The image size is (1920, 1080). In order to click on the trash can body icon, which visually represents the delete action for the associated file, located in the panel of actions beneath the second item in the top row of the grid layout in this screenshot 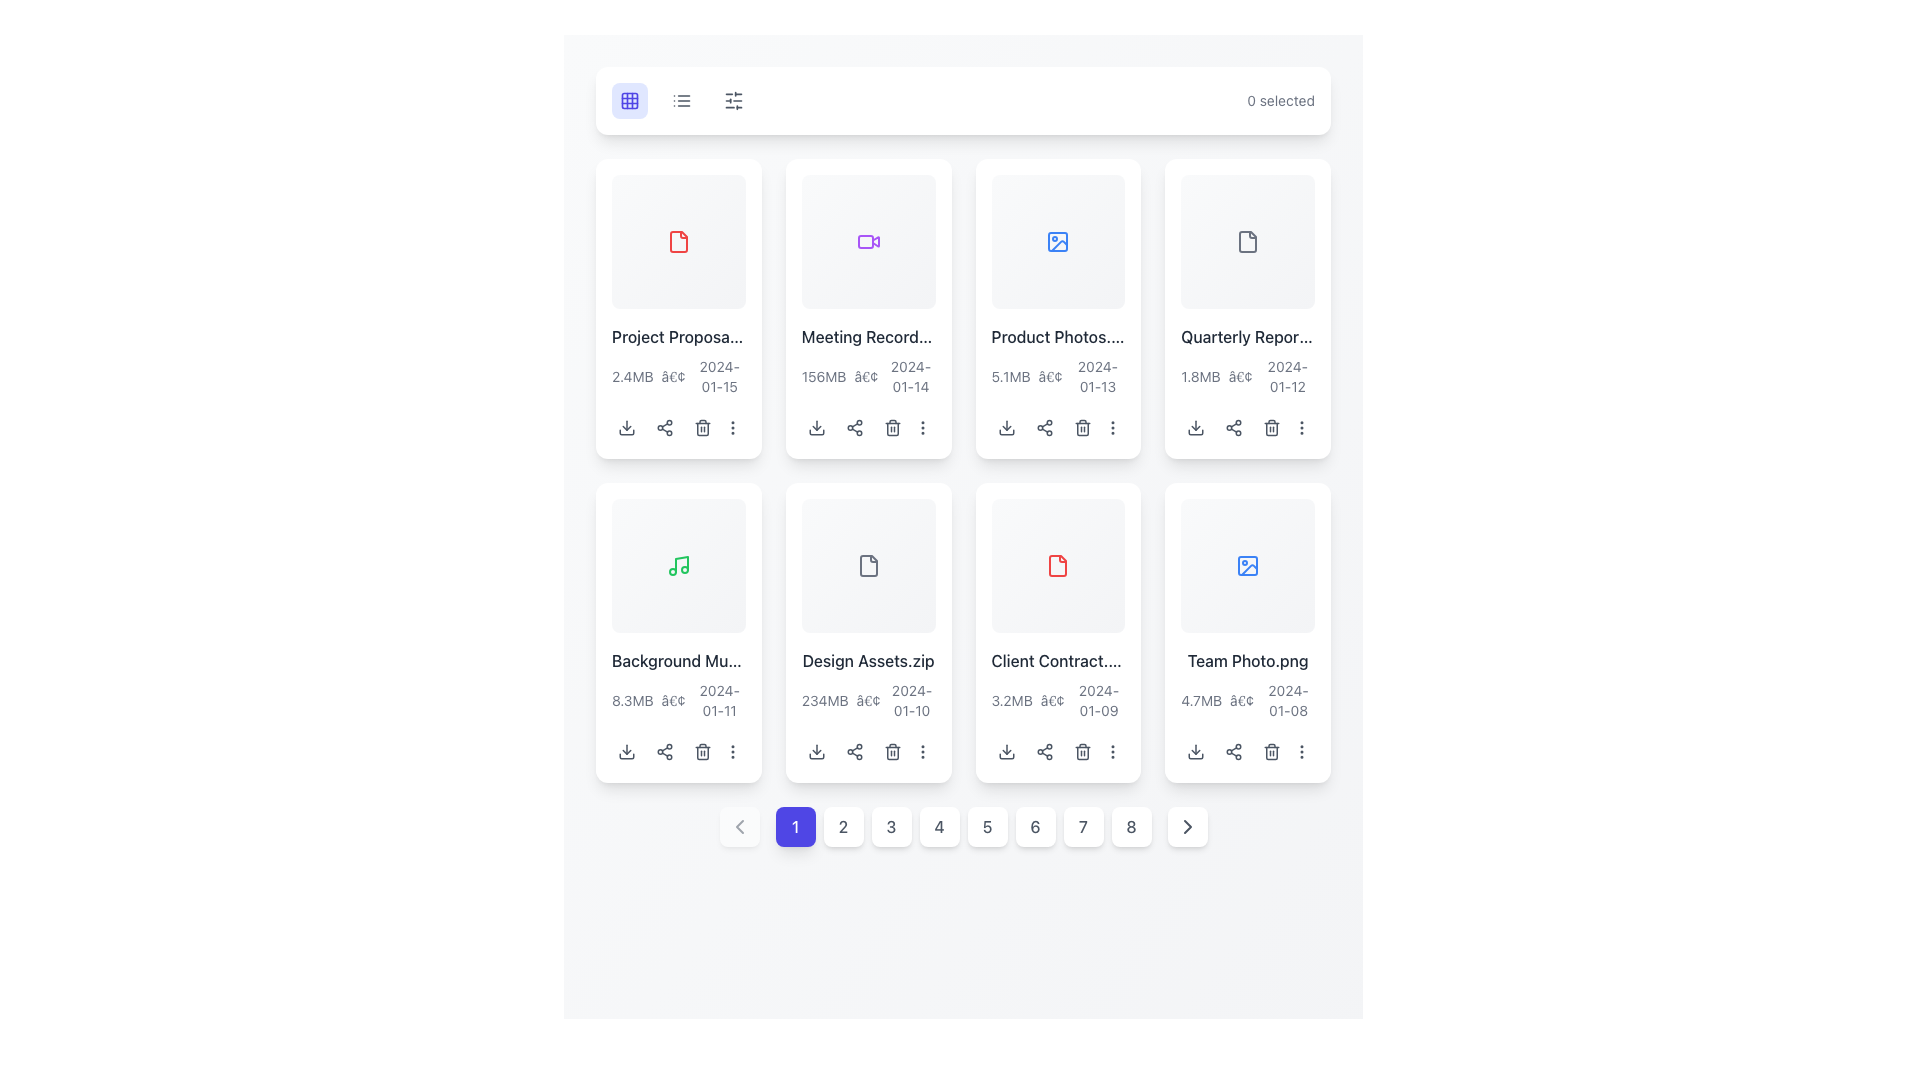, I will do `click(891, 428)`.